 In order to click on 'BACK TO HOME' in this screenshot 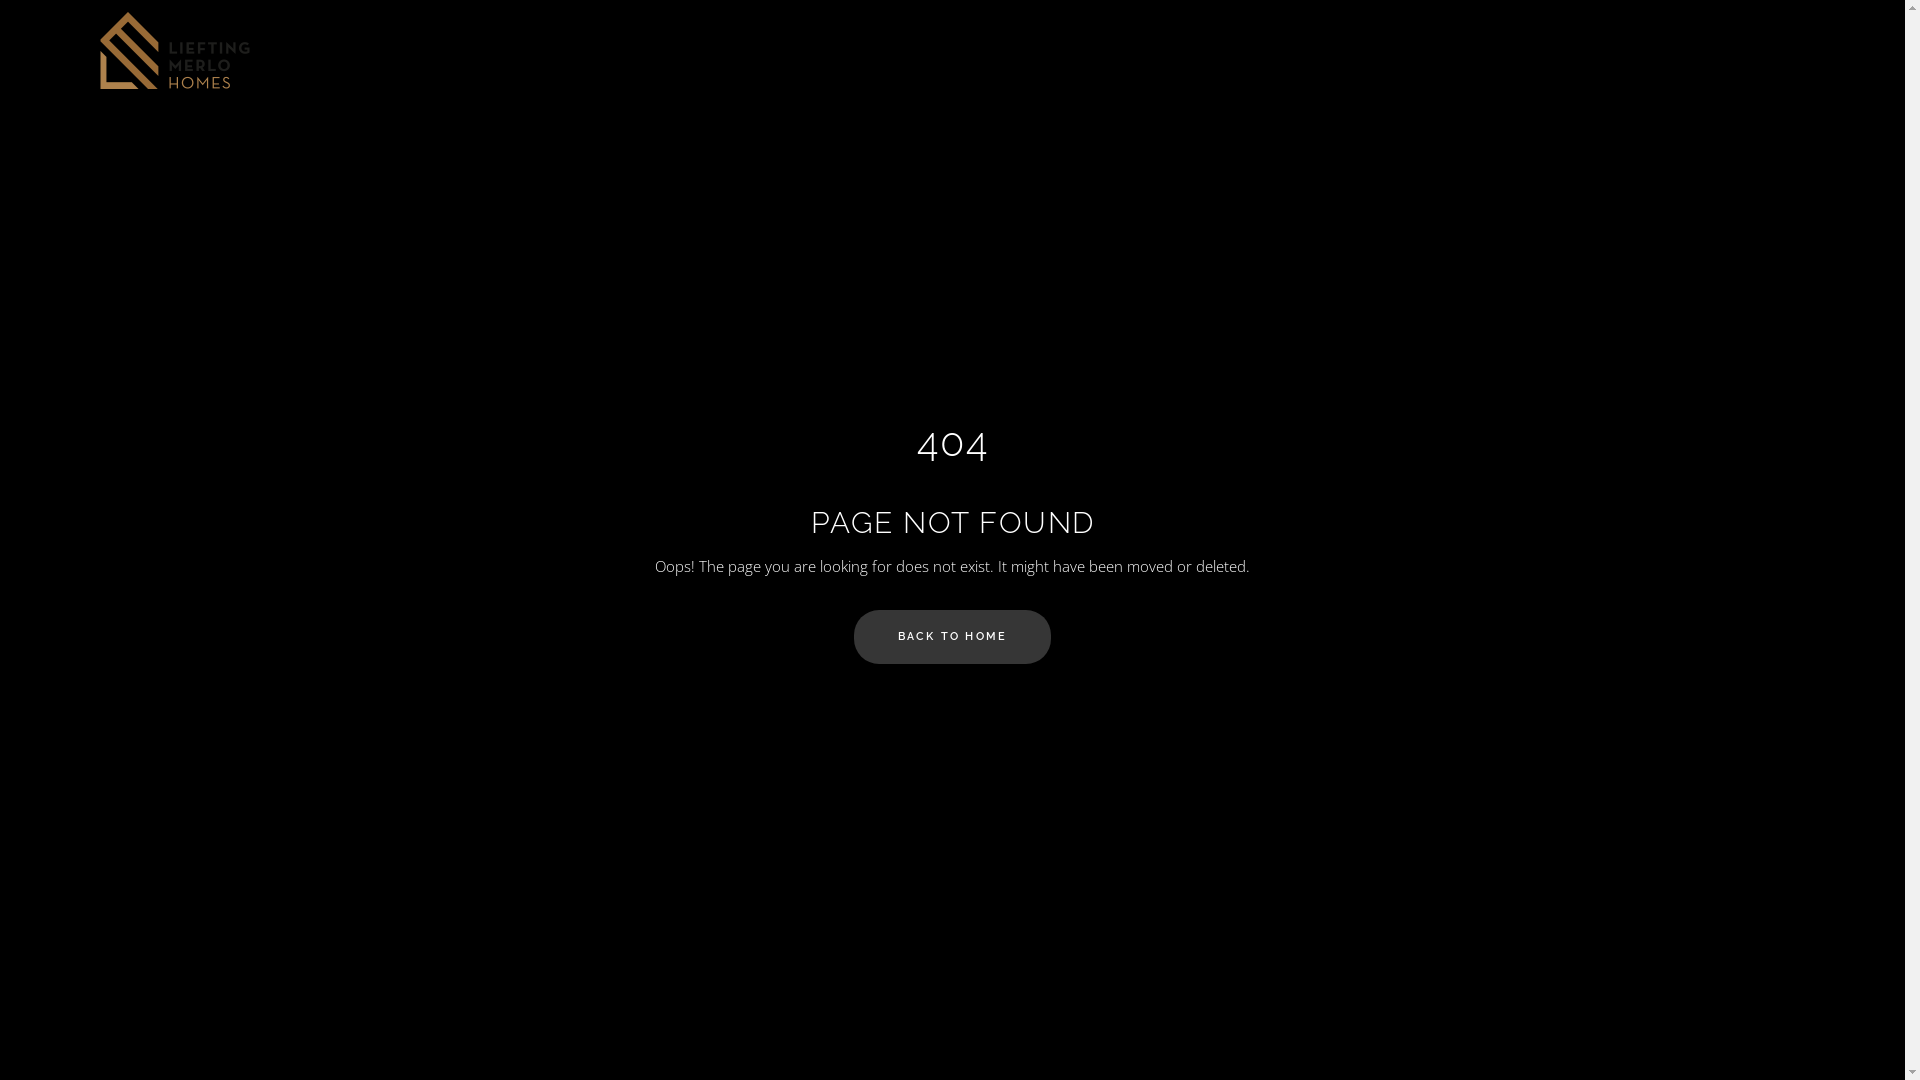, I will do `click(951, 636)`.